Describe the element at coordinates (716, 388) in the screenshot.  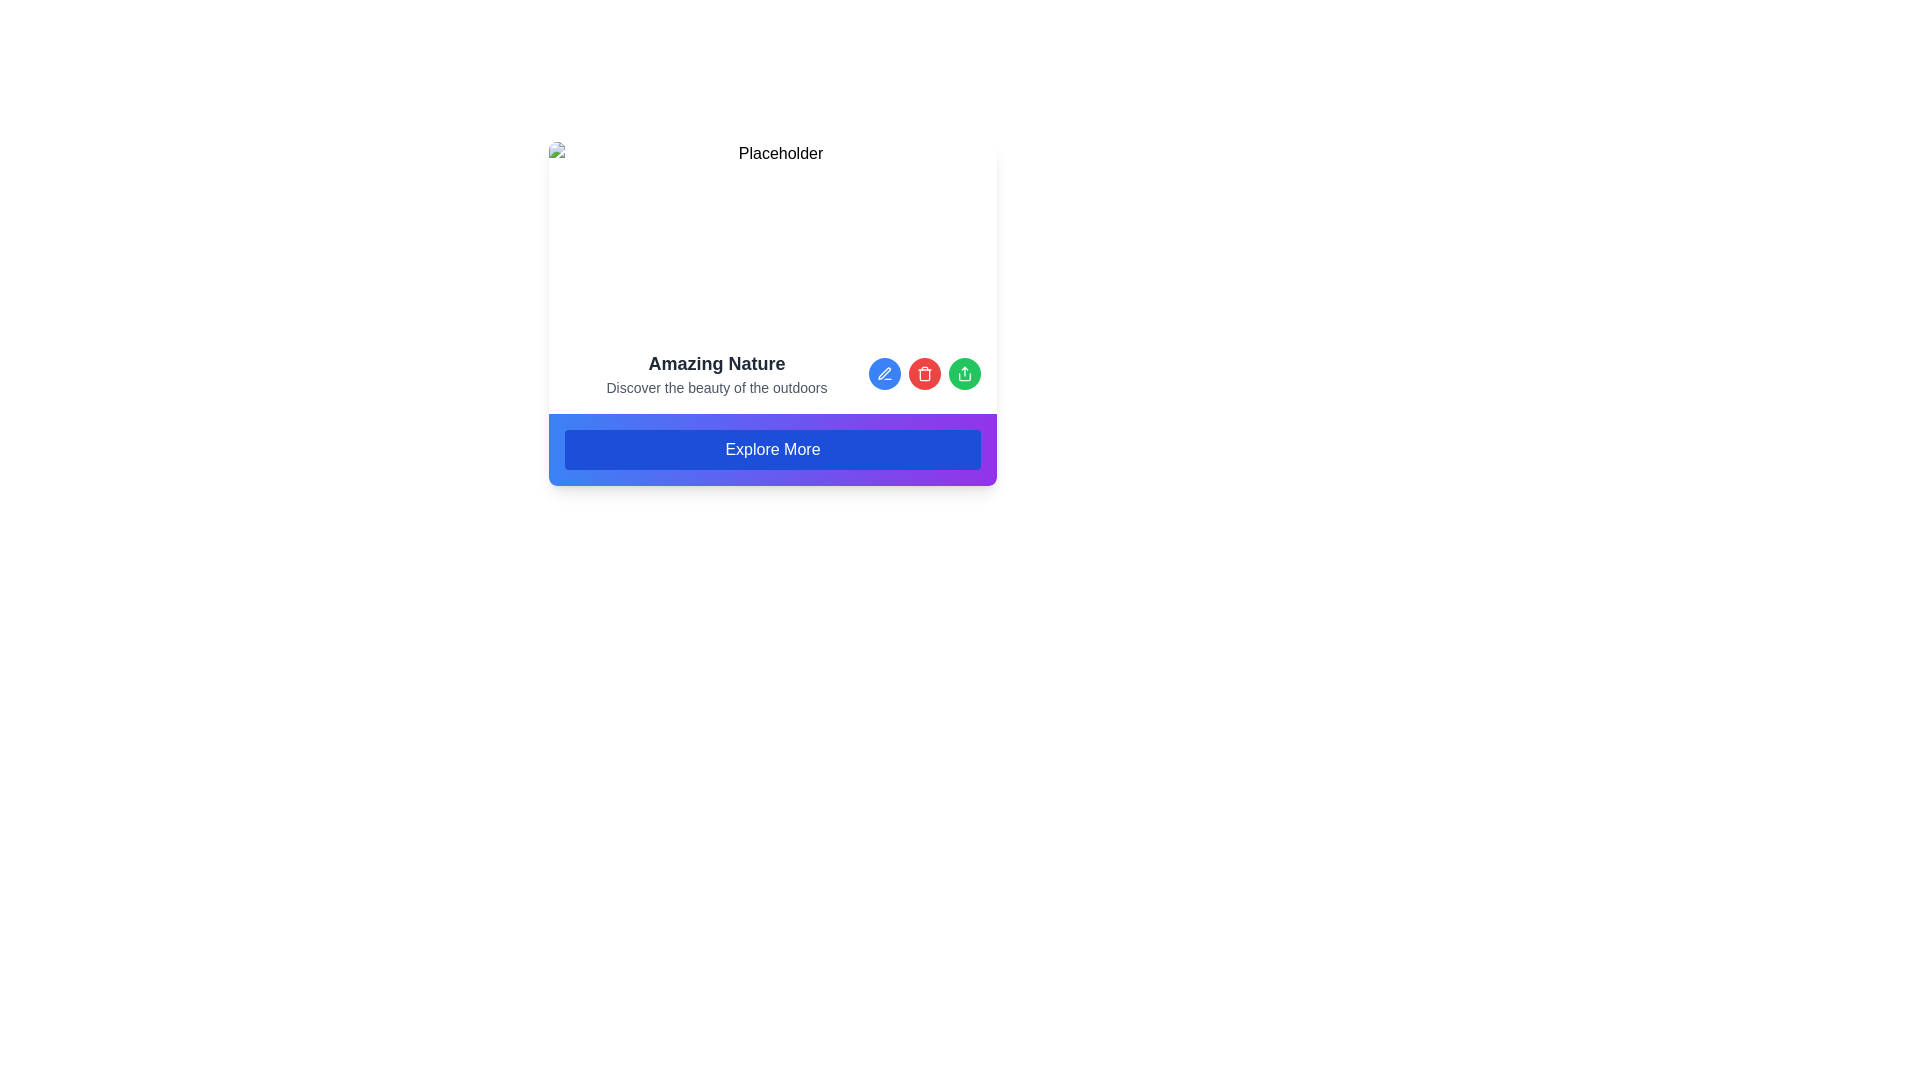
I see `text content of the small textual element displaying 'Discover the beauty of the outdoors', which is located below 'Amazing Nature' and above the 'Explore More' button` at that location.